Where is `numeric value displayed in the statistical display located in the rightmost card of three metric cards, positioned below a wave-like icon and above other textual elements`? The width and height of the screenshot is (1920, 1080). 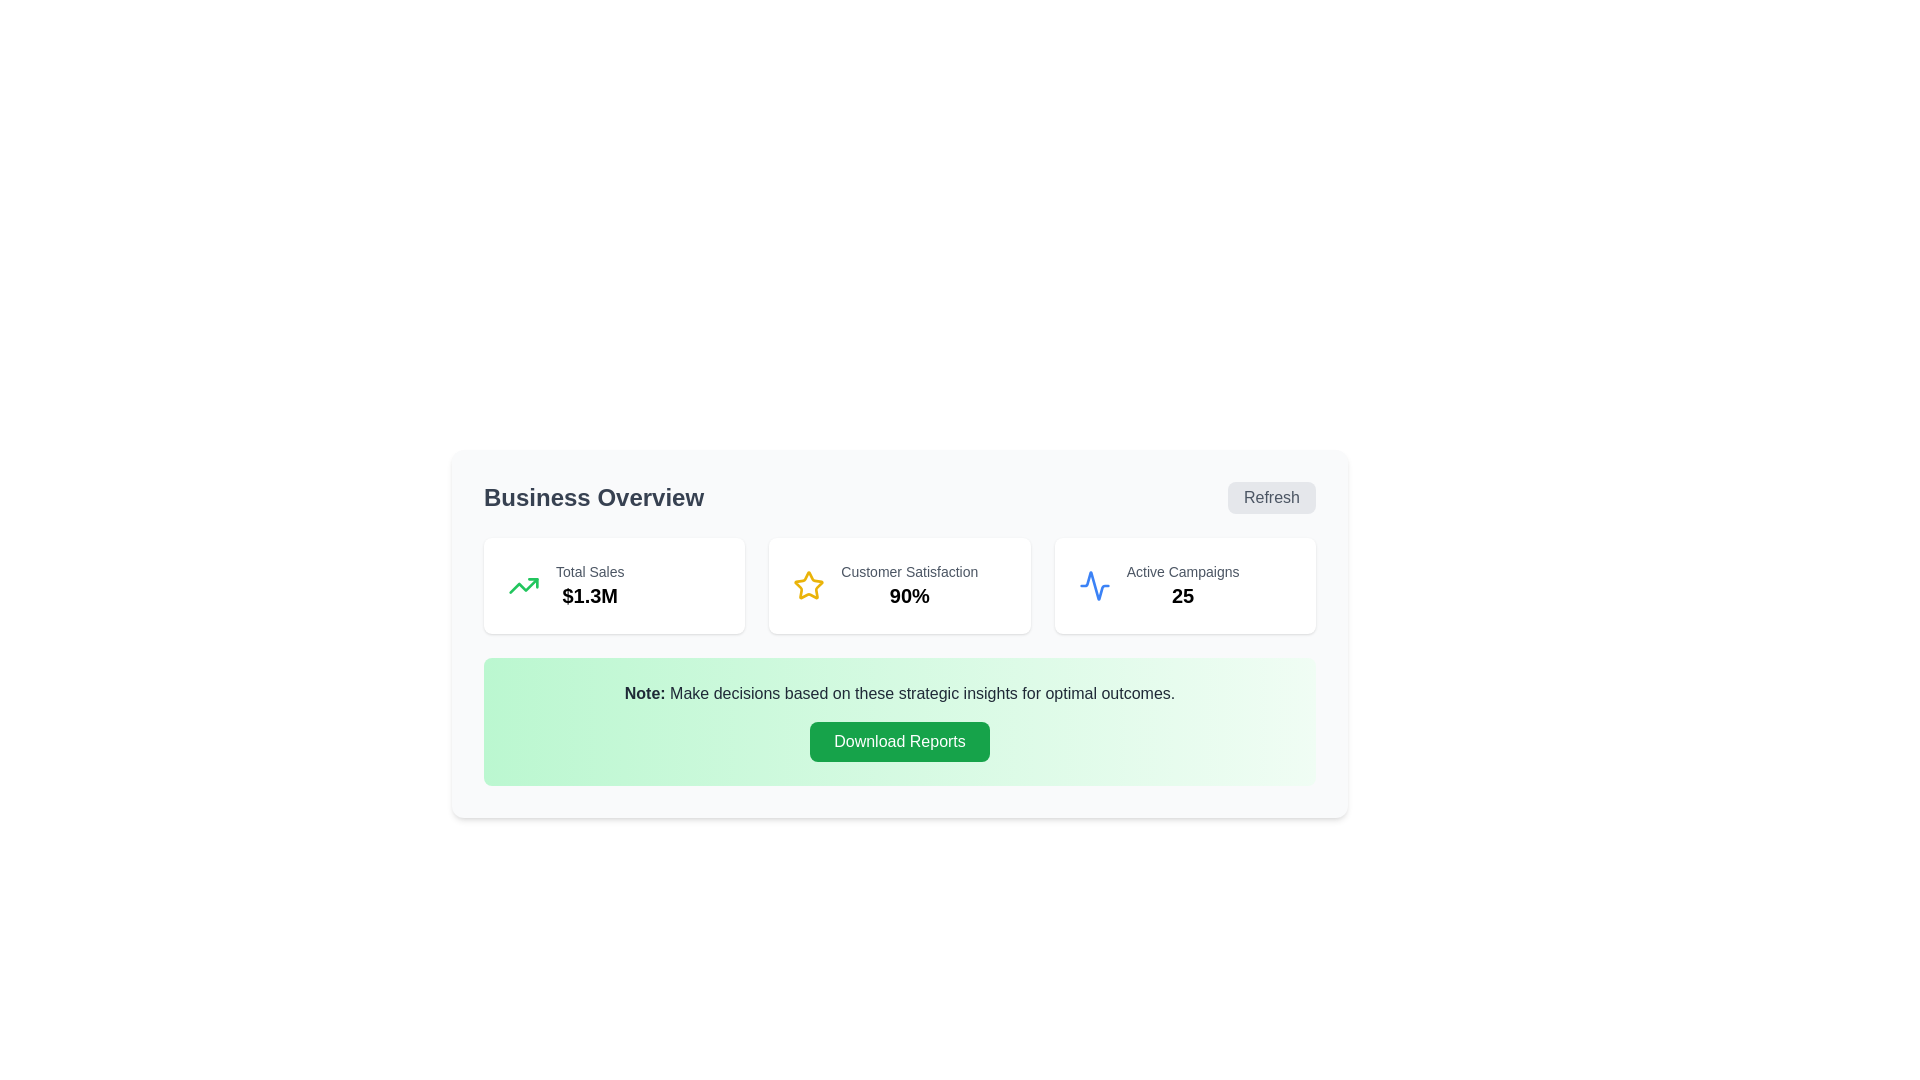
numeric value displayed in the statistical display located in the rightmost card of three metric cards, positioned below a wave-like icon and above other textual elements is located at coordinates (1183, 585).